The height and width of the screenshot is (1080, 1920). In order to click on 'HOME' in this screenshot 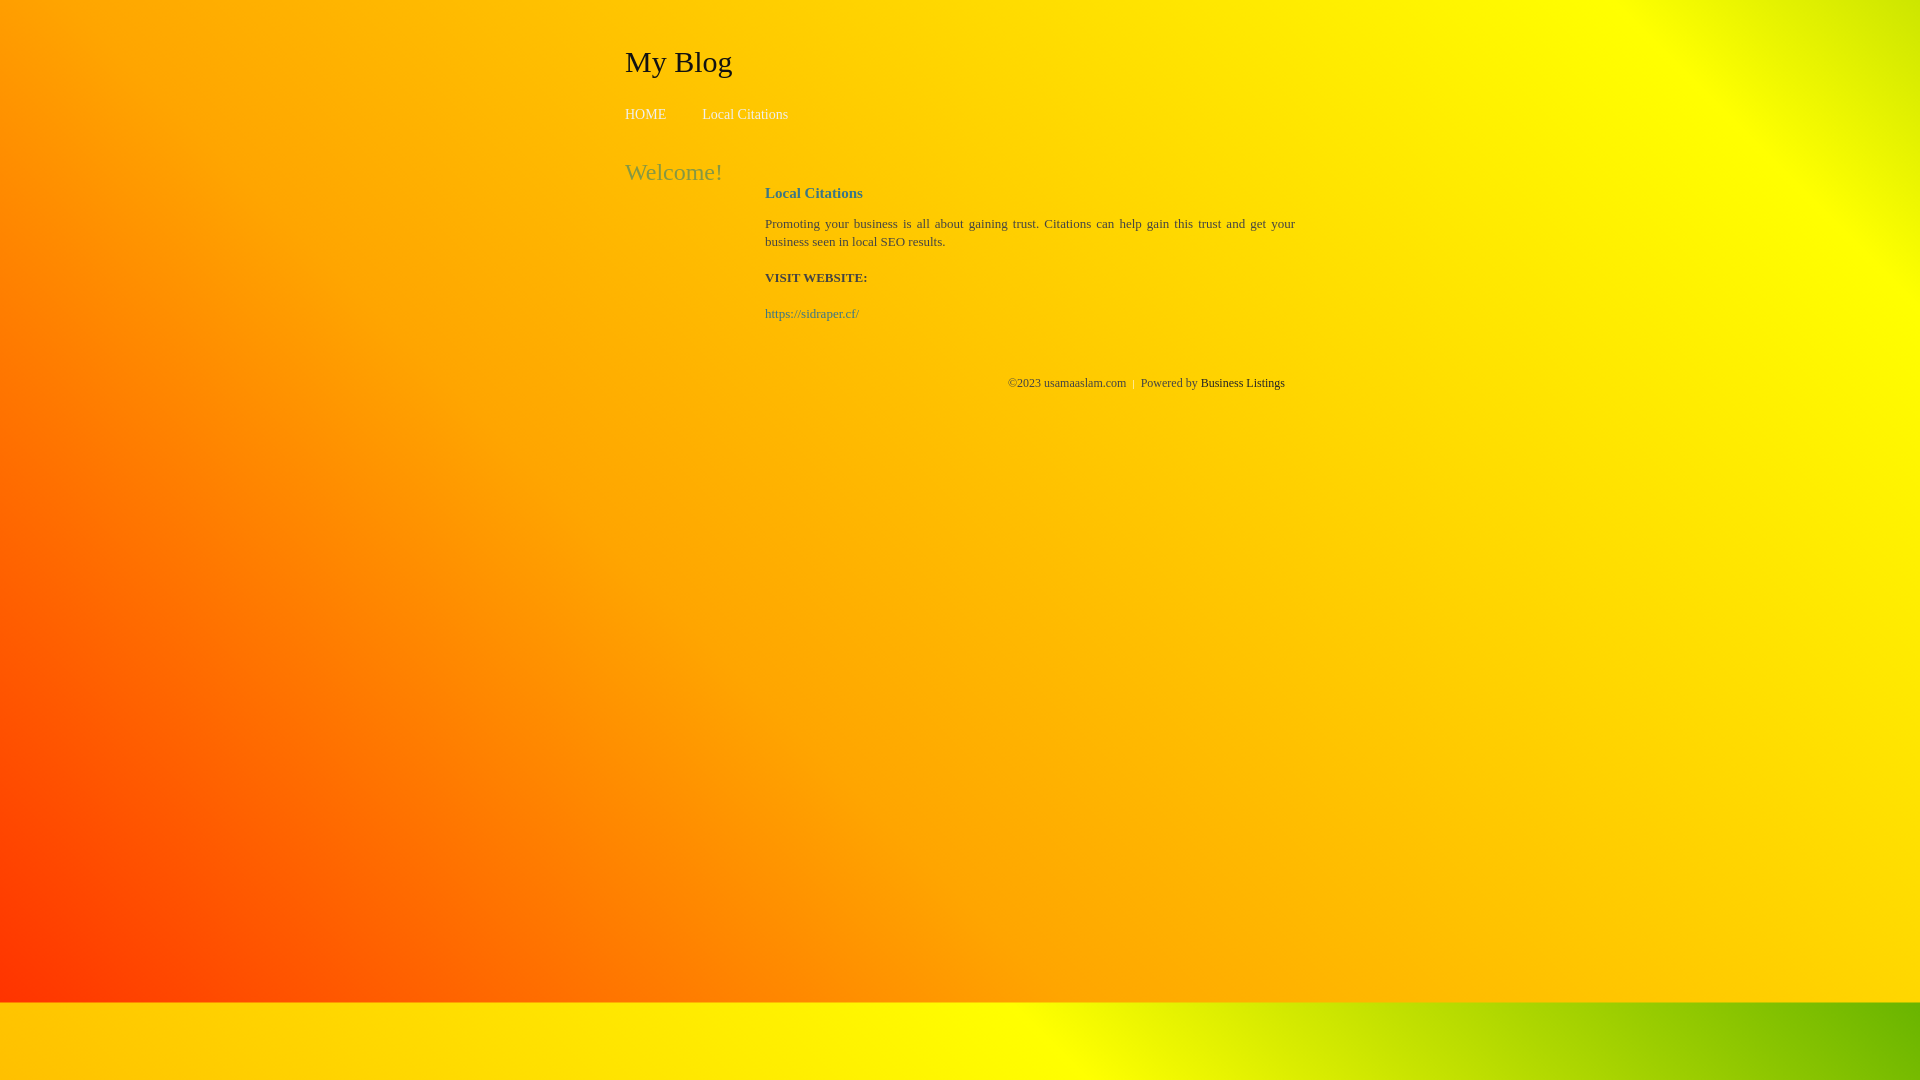, I will do `click(645, 114)`.